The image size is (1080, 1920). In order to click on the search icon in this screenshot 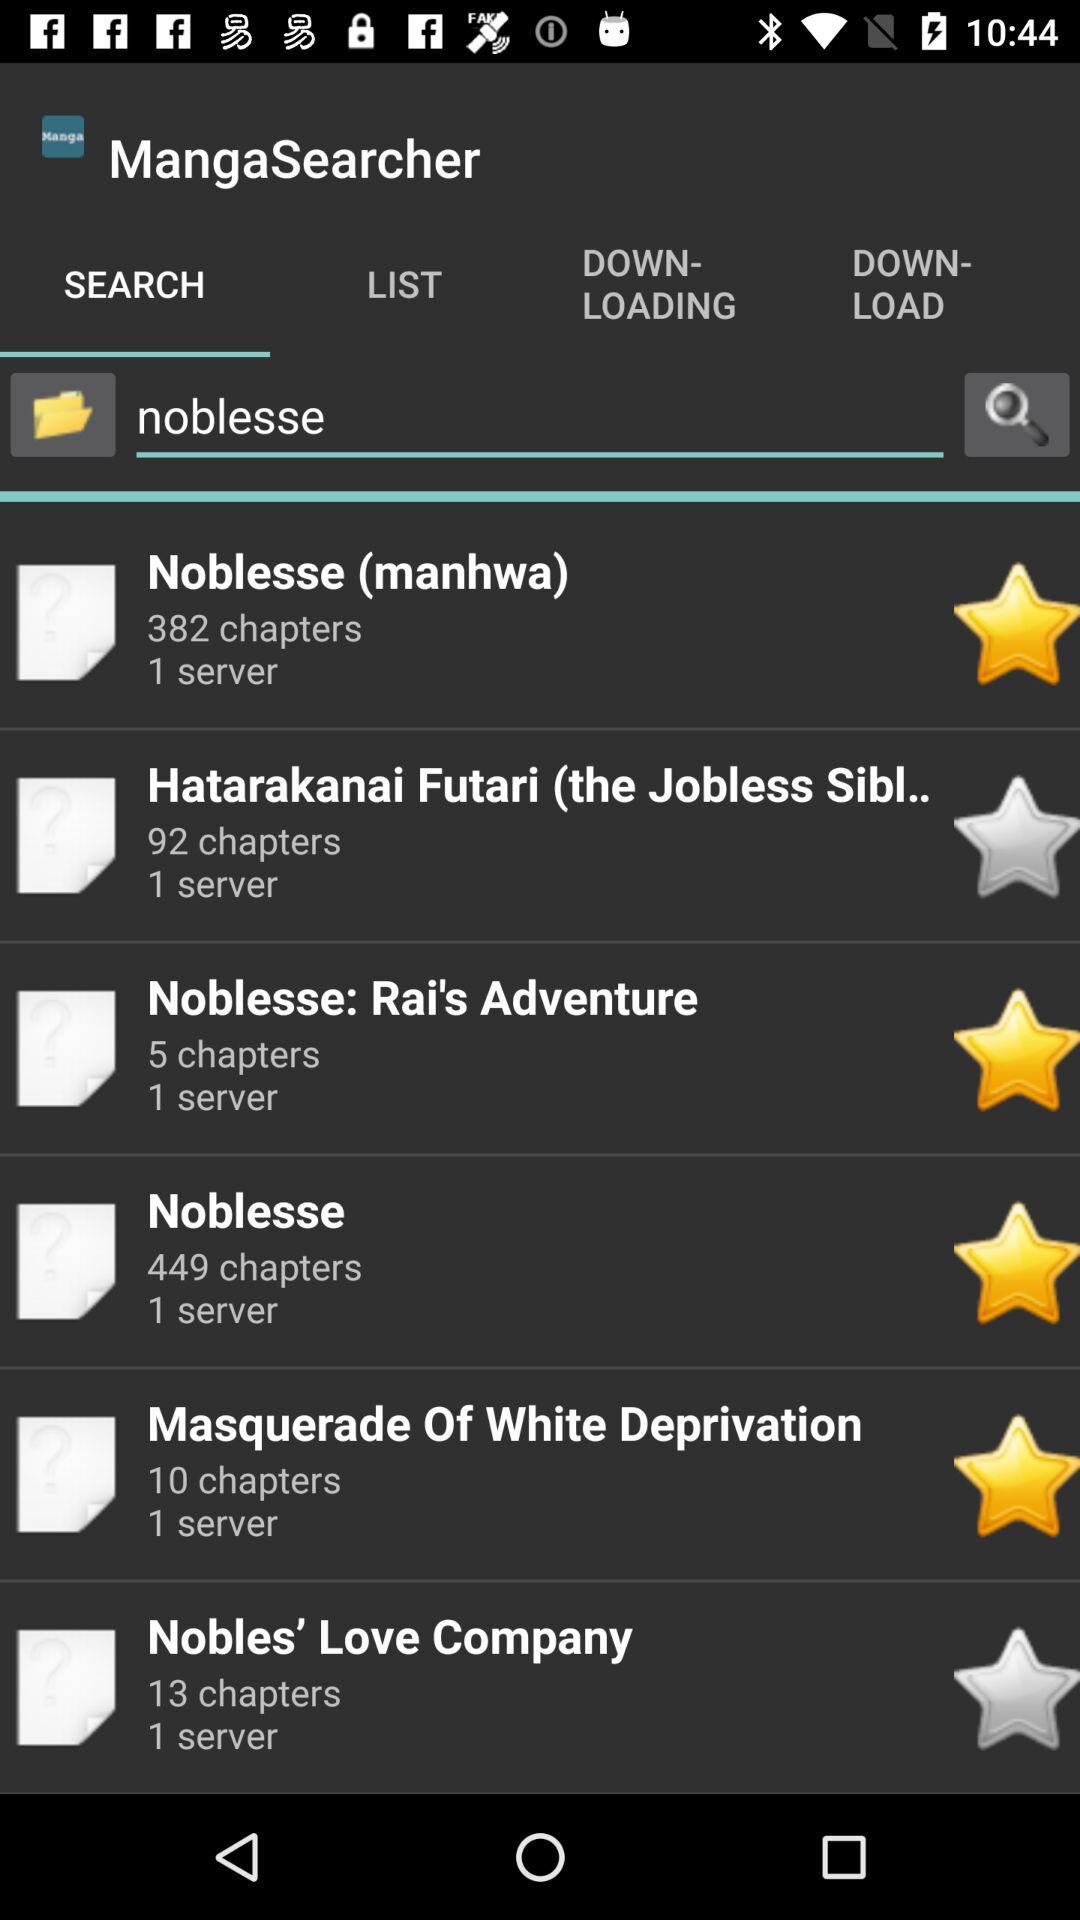, I will do `click(1017, 413)`.